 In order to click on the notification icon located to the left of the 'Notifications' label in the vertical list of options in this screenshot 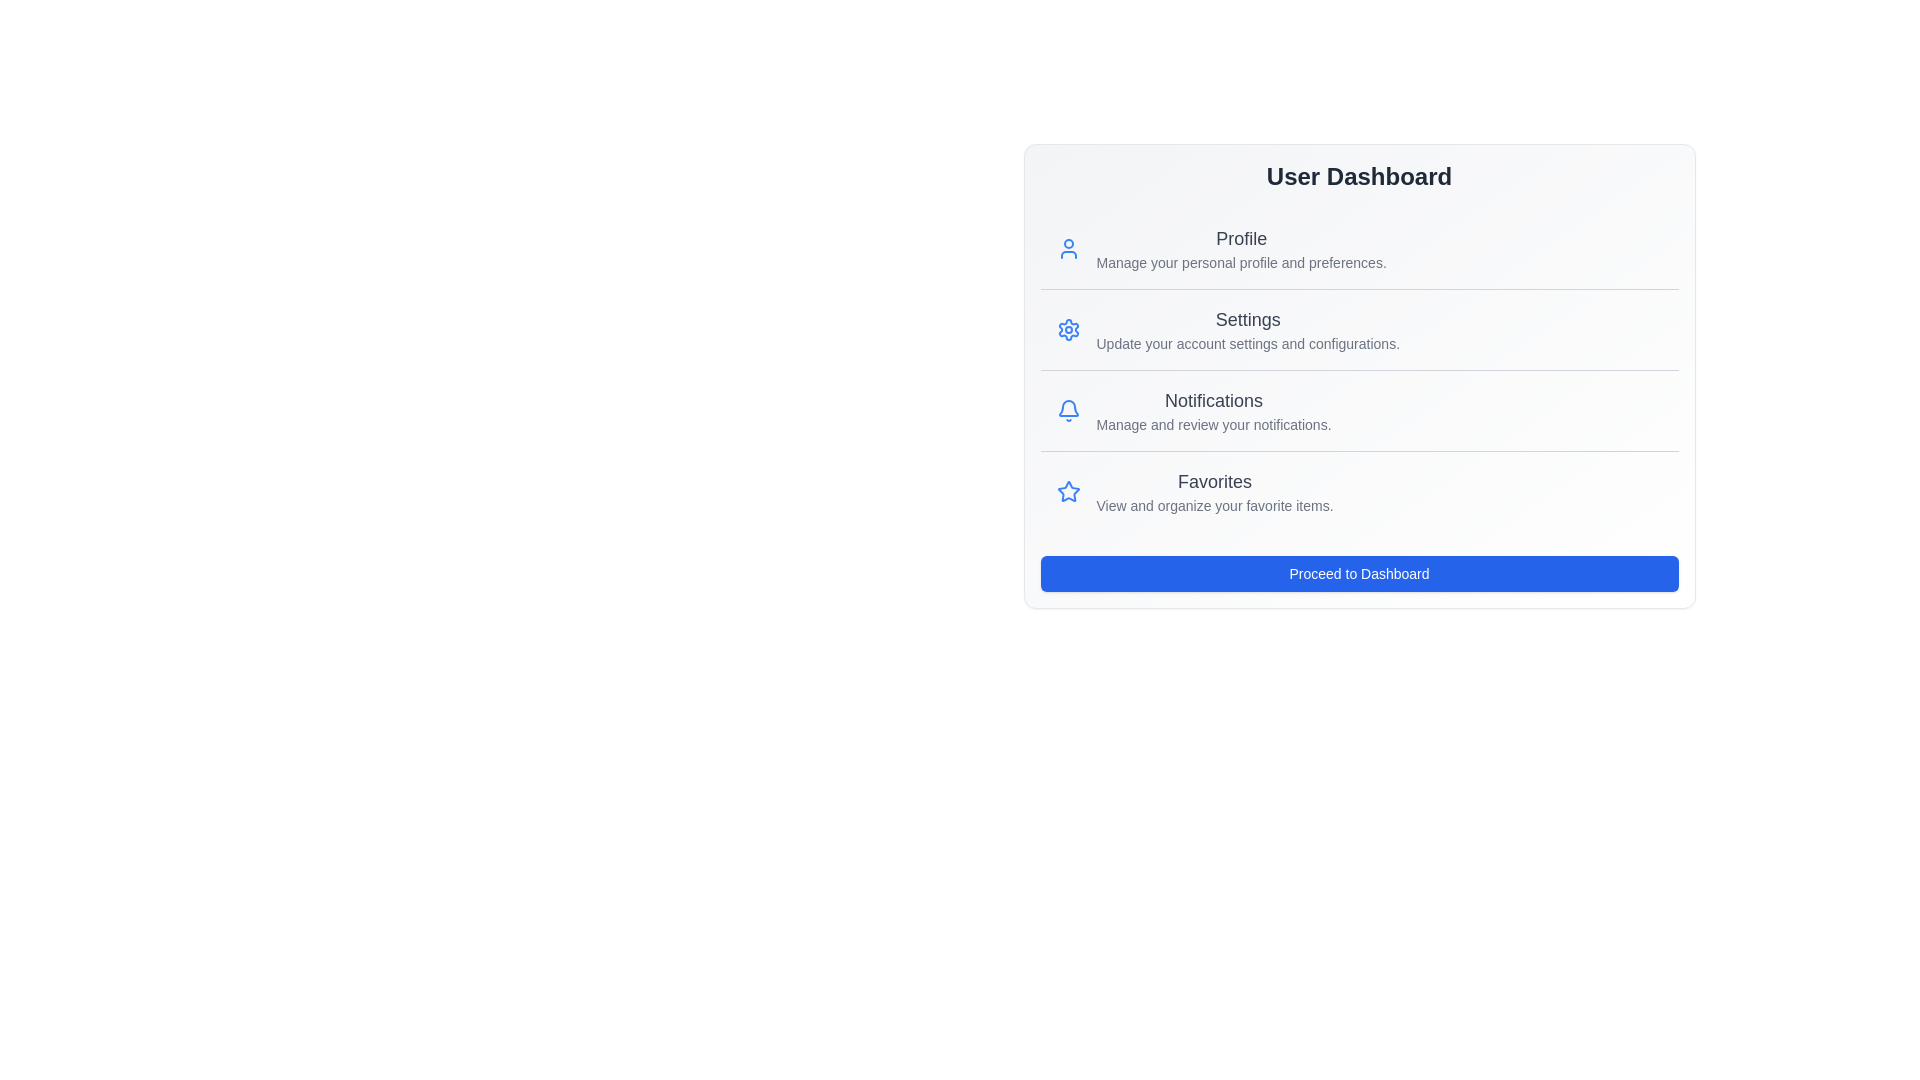, I will do `click(1067, 407)`.